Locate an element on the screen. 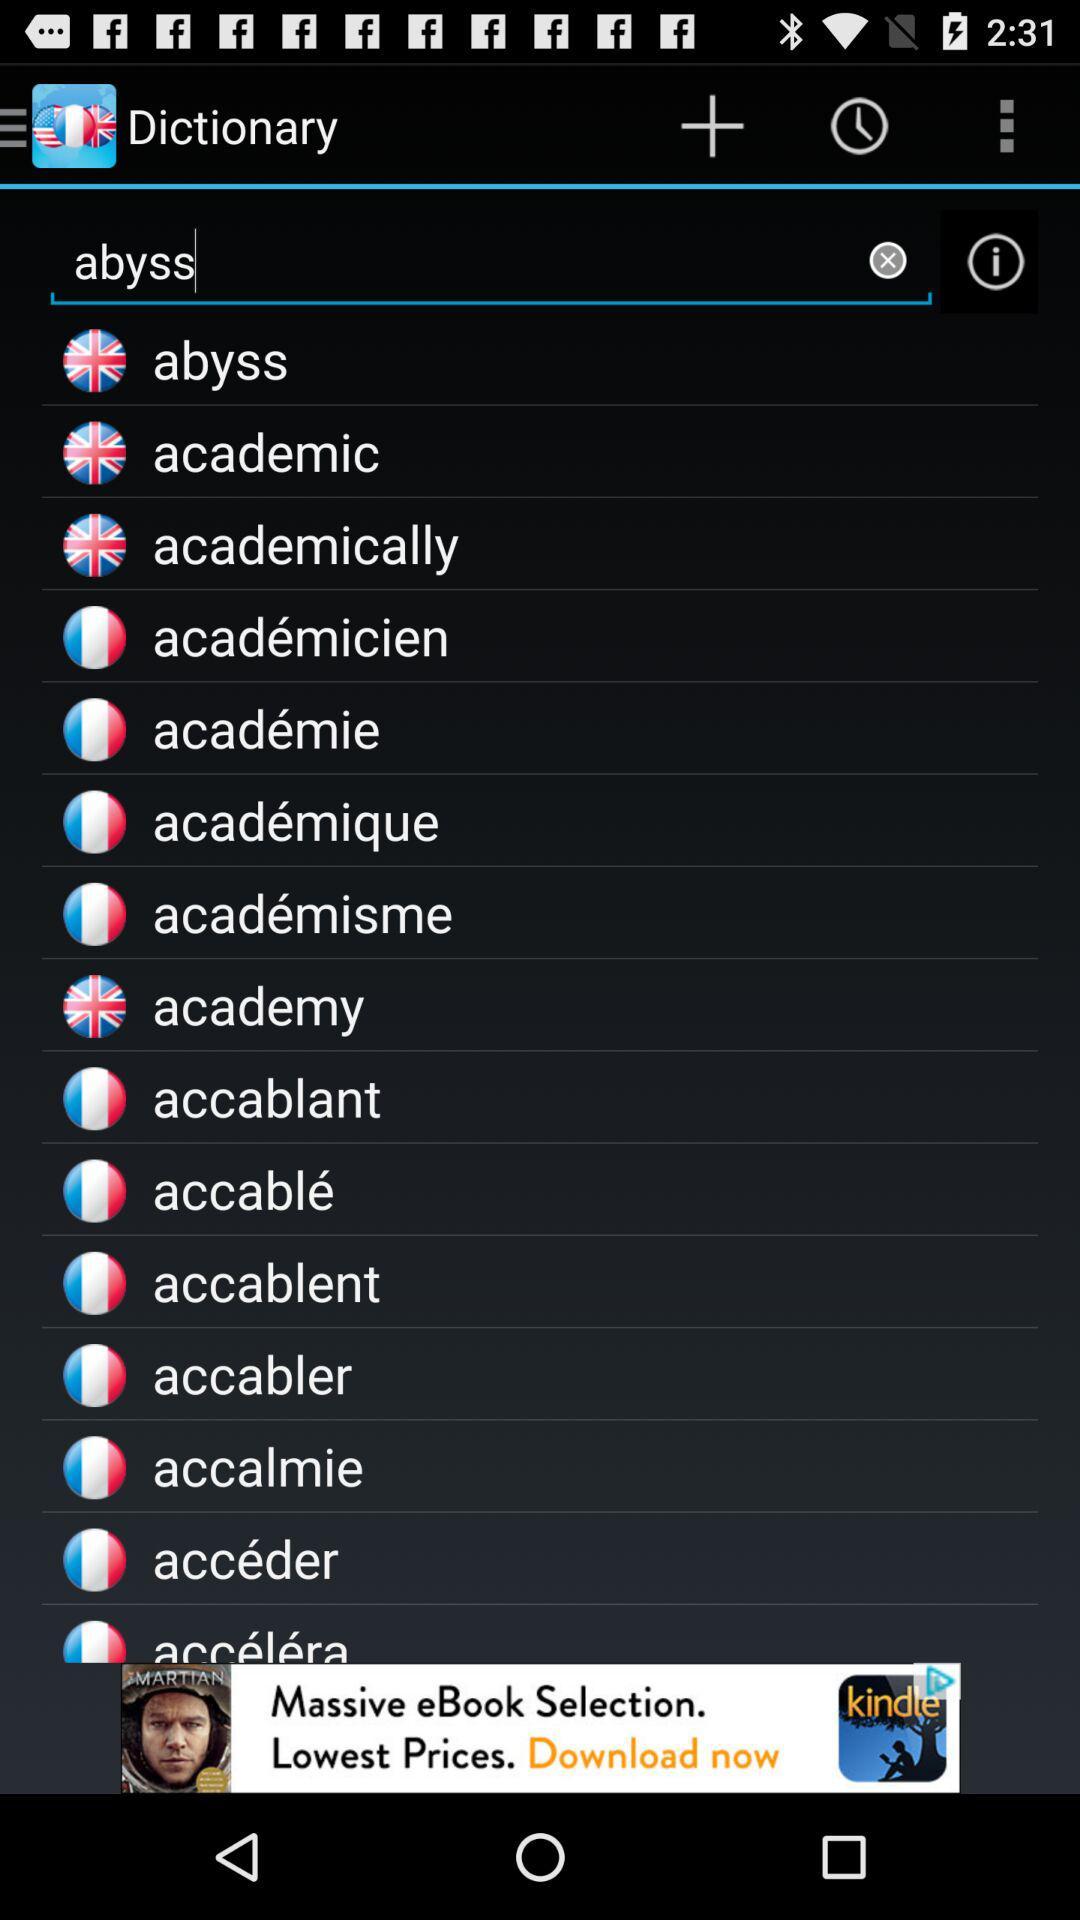  info is located at coordinates (988, 260).